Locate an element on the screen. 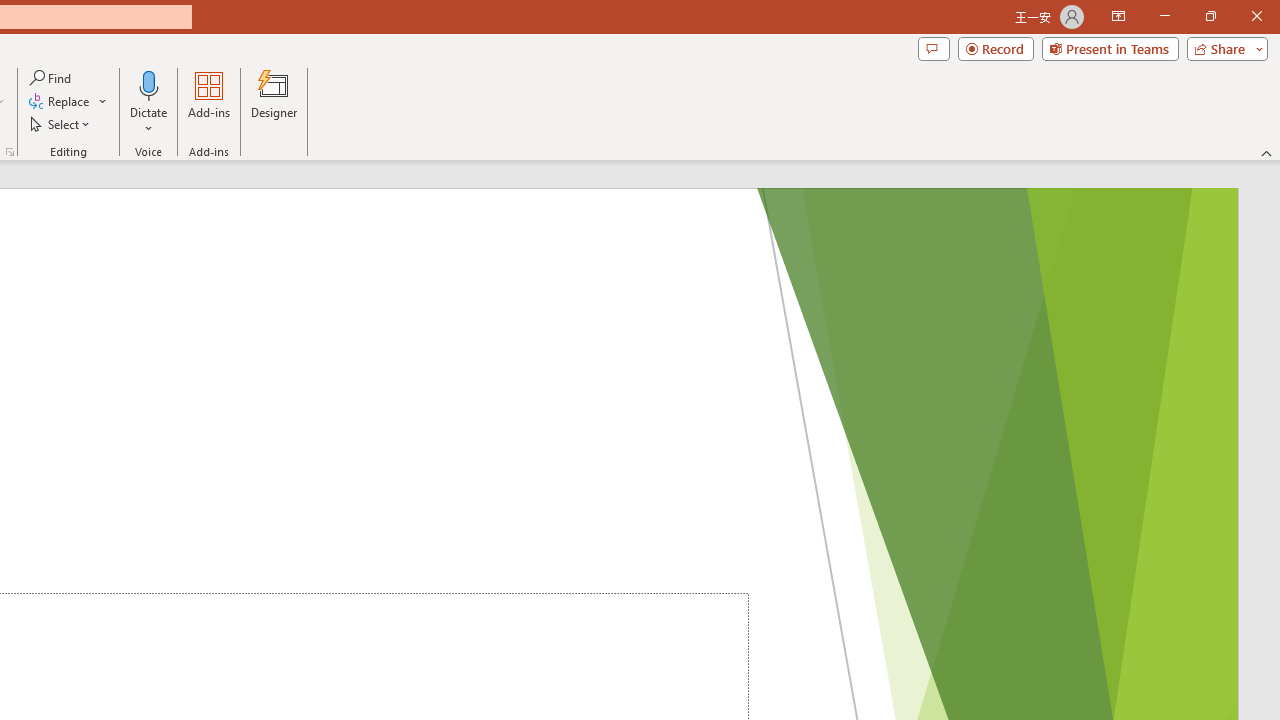 The image size is (1280, 720). 'Dictate' is located at coordinates (148, 84).